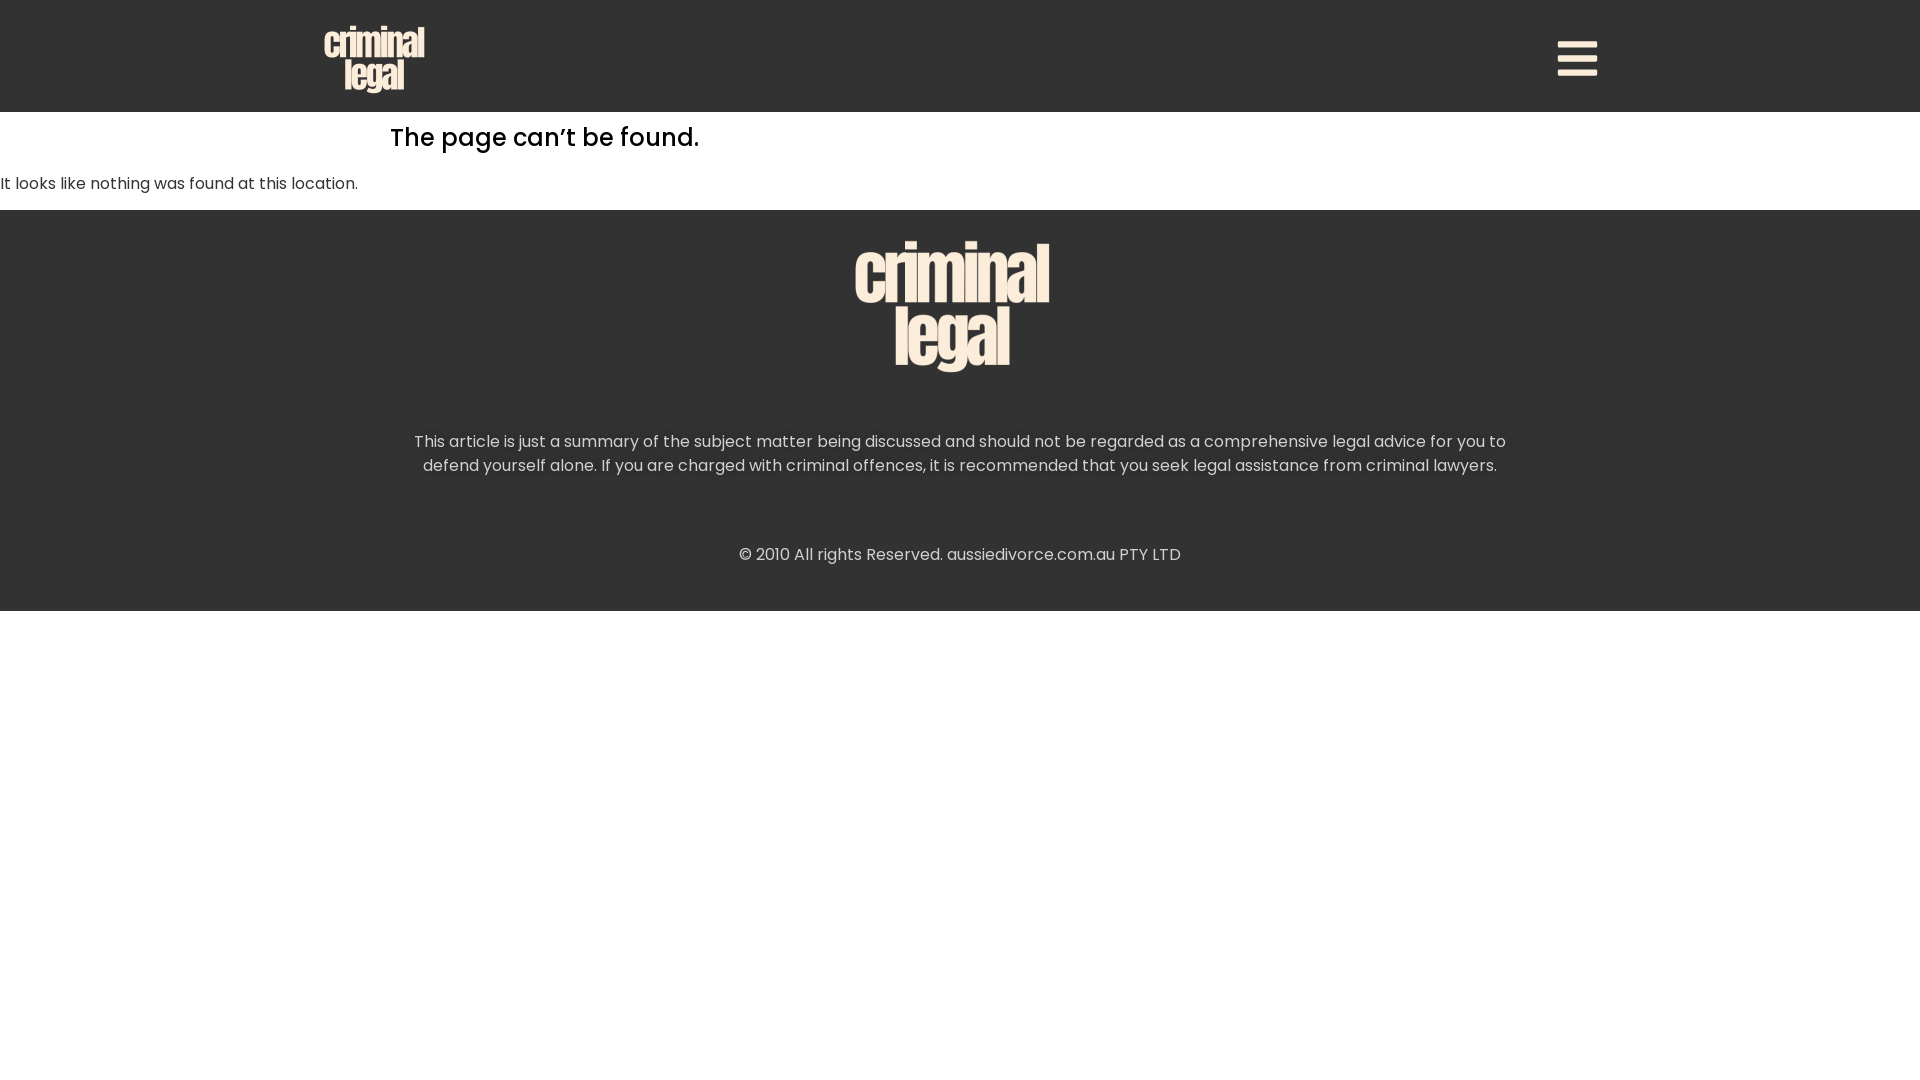 The height and width of the screenshot is (1080, 1920). Describe the element at coordinates (960, 304) in the screenshot. I see `'criminallegal cre'` at that location.